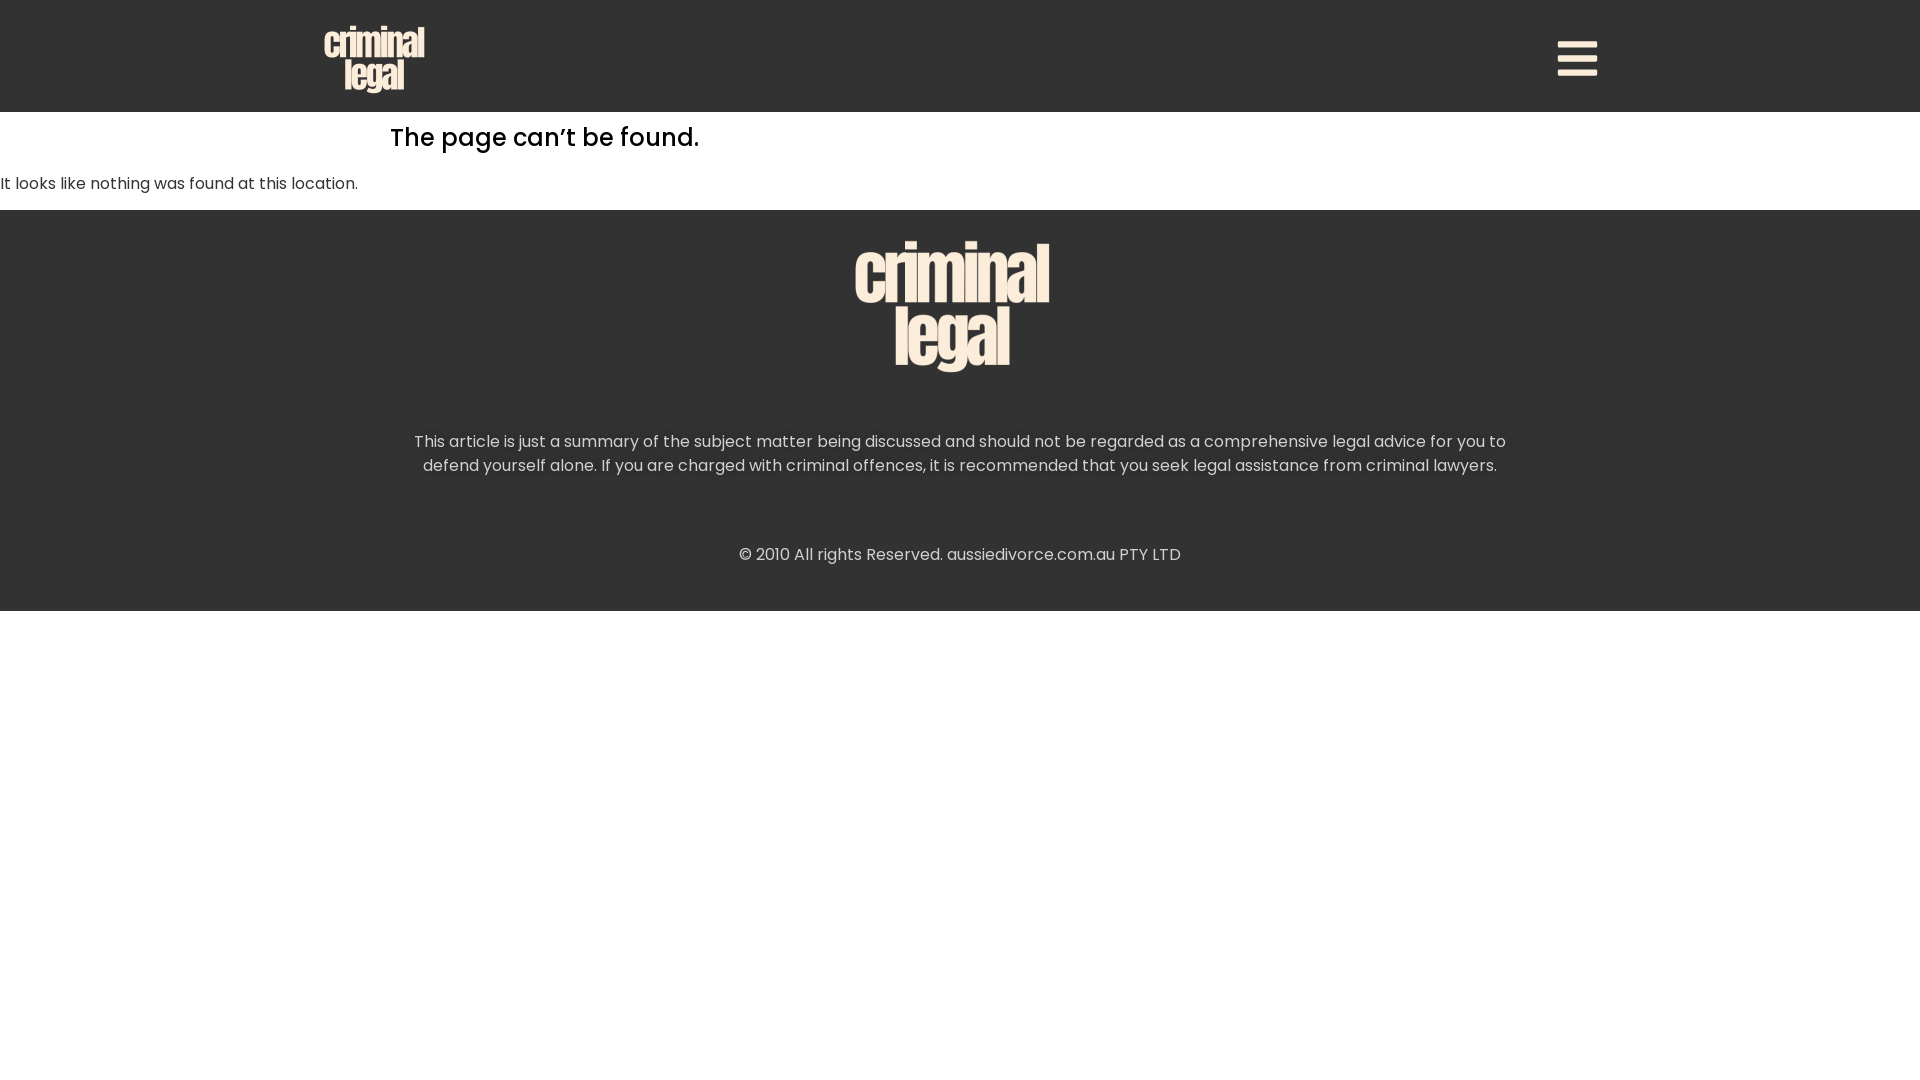 The height and width of the screenshot is (1080, 1920). Describe the element at coordinates (960, 304) in the screenshot. I see `'criminallegal cre'` at that location.